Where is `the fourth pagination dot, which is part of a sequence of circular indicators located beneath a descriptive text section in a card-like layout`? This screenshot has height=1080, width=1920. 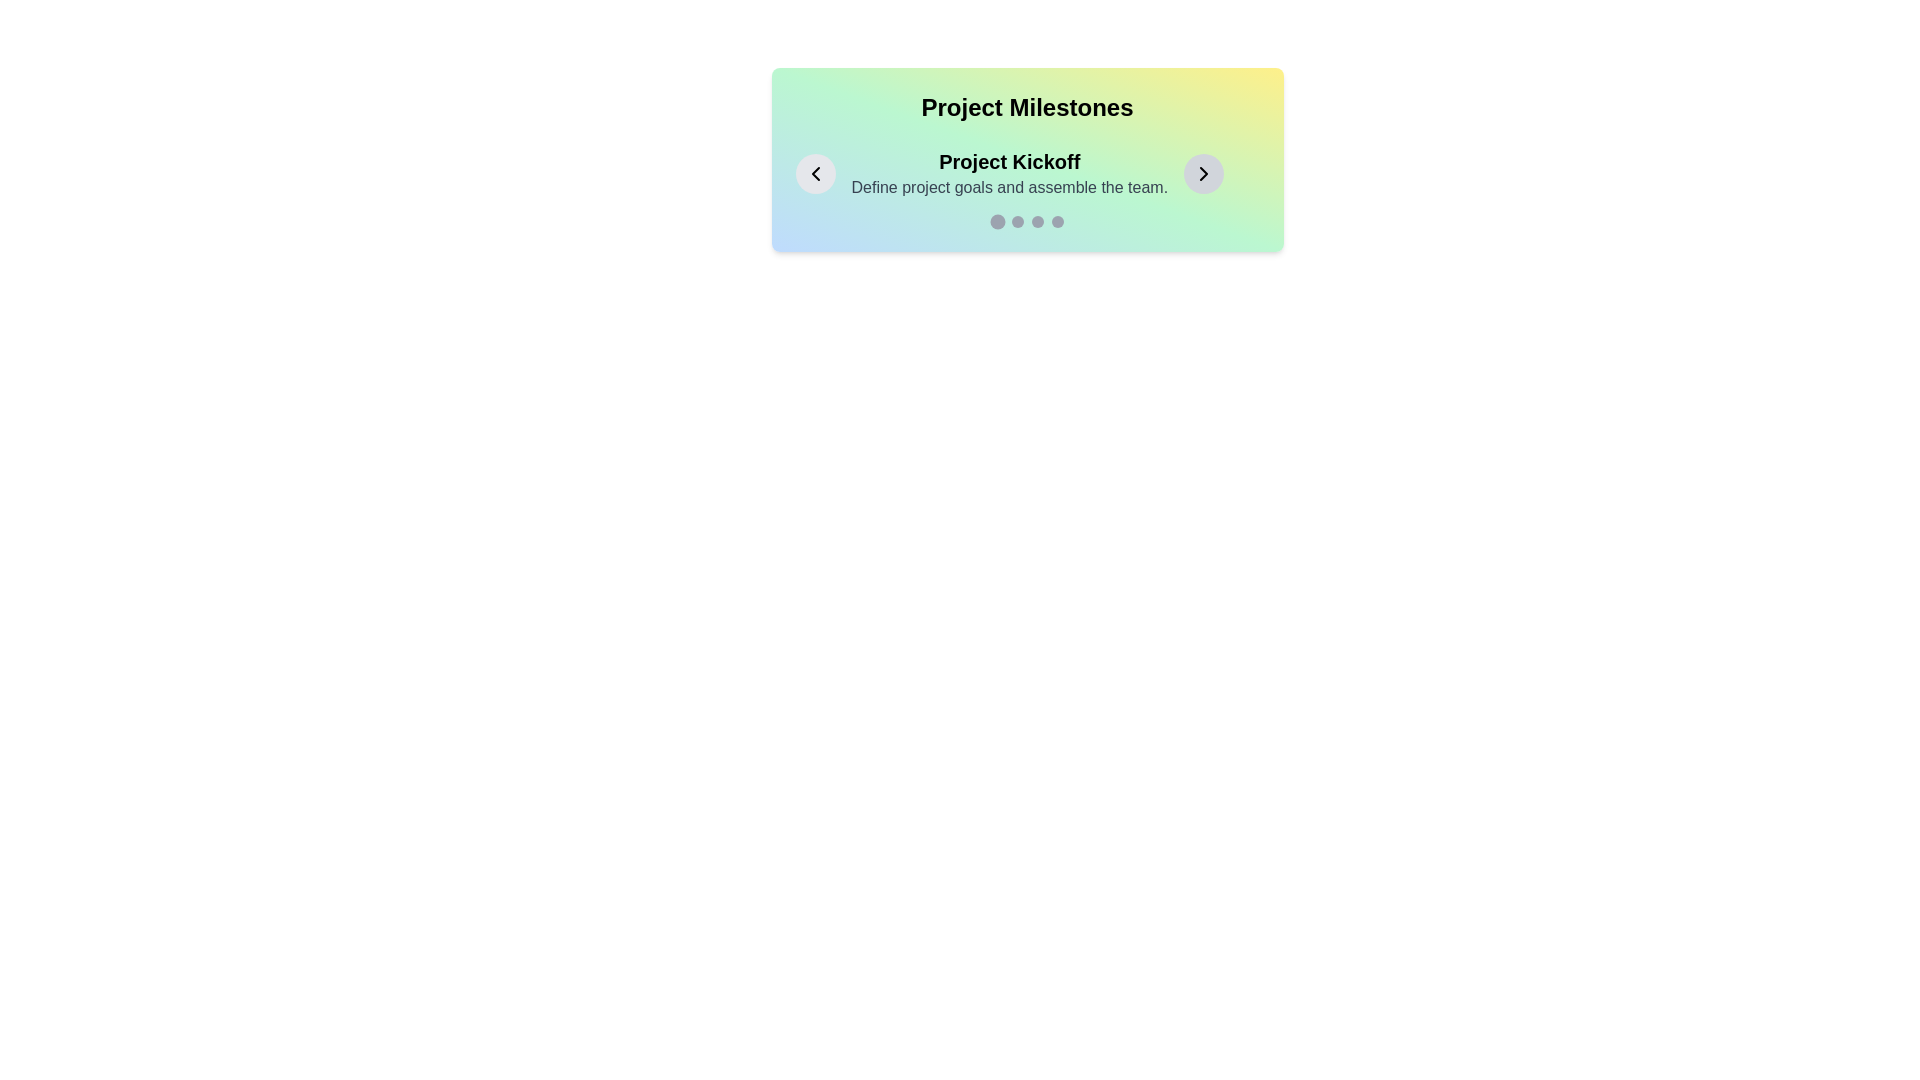 the fourth pagination dot, which is part of a sequence of circular indicators located beneath a descriptive text section in a card-like layout is located at coordinates (1056, 222).